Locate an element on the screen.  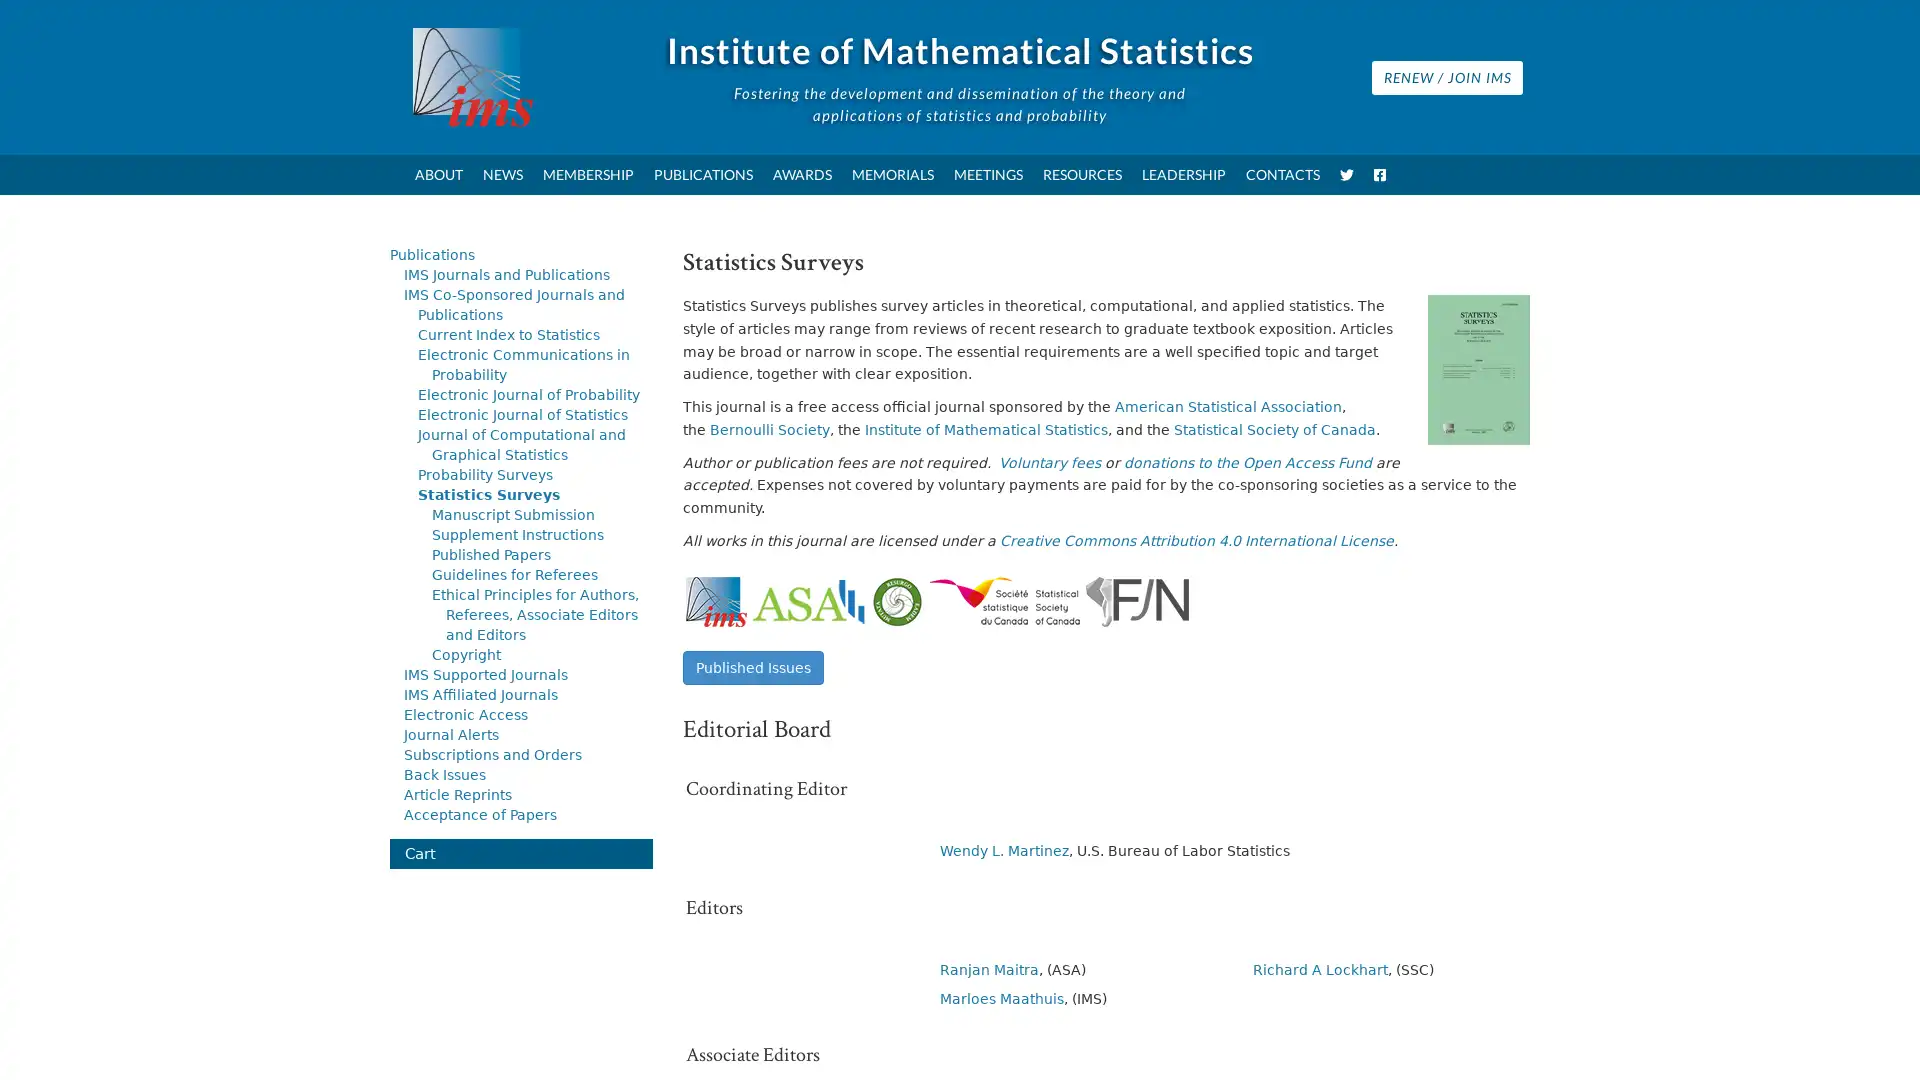
Published Issues is located at coordinates (751, 667).